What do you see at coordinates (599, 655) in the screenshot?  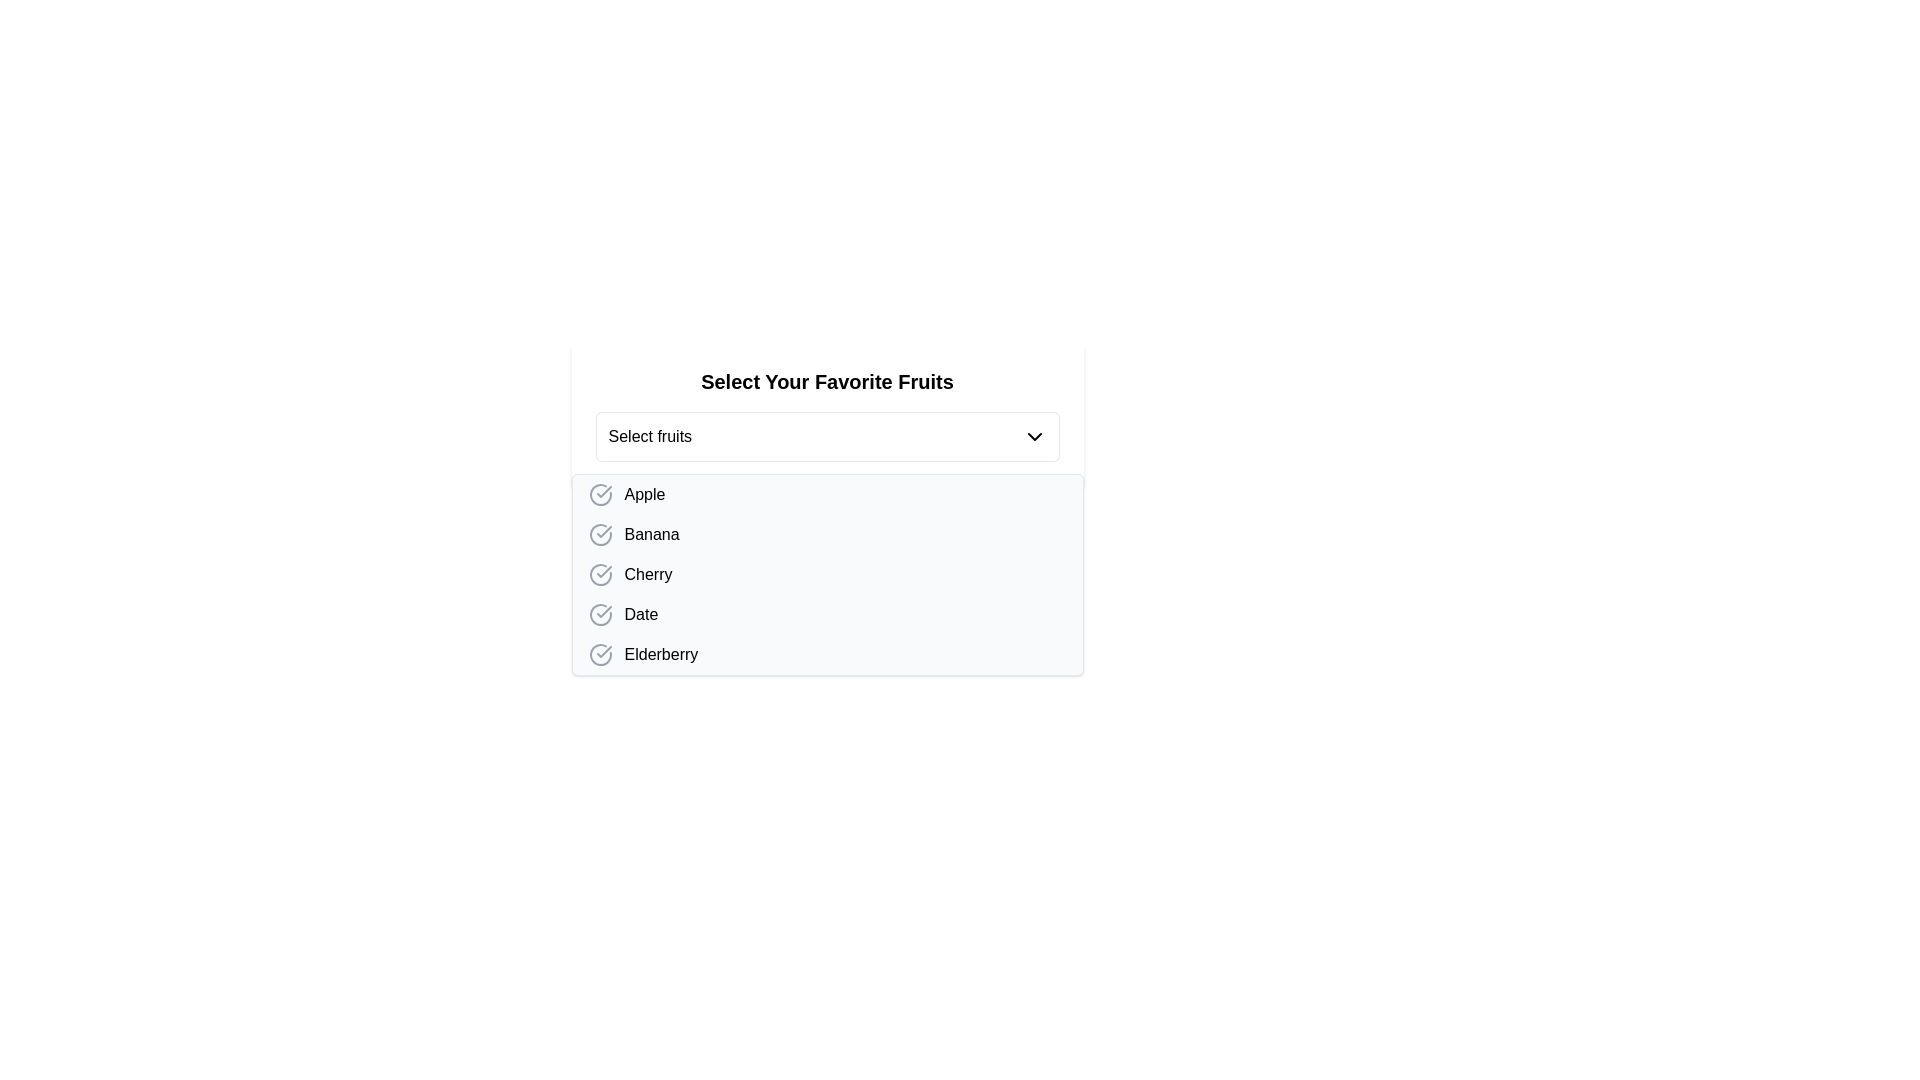 I see `the item selection indicator icon located to the immediate left of the text 'Elderberry' in the drop-down menu options` at bounding box center [599, 655].